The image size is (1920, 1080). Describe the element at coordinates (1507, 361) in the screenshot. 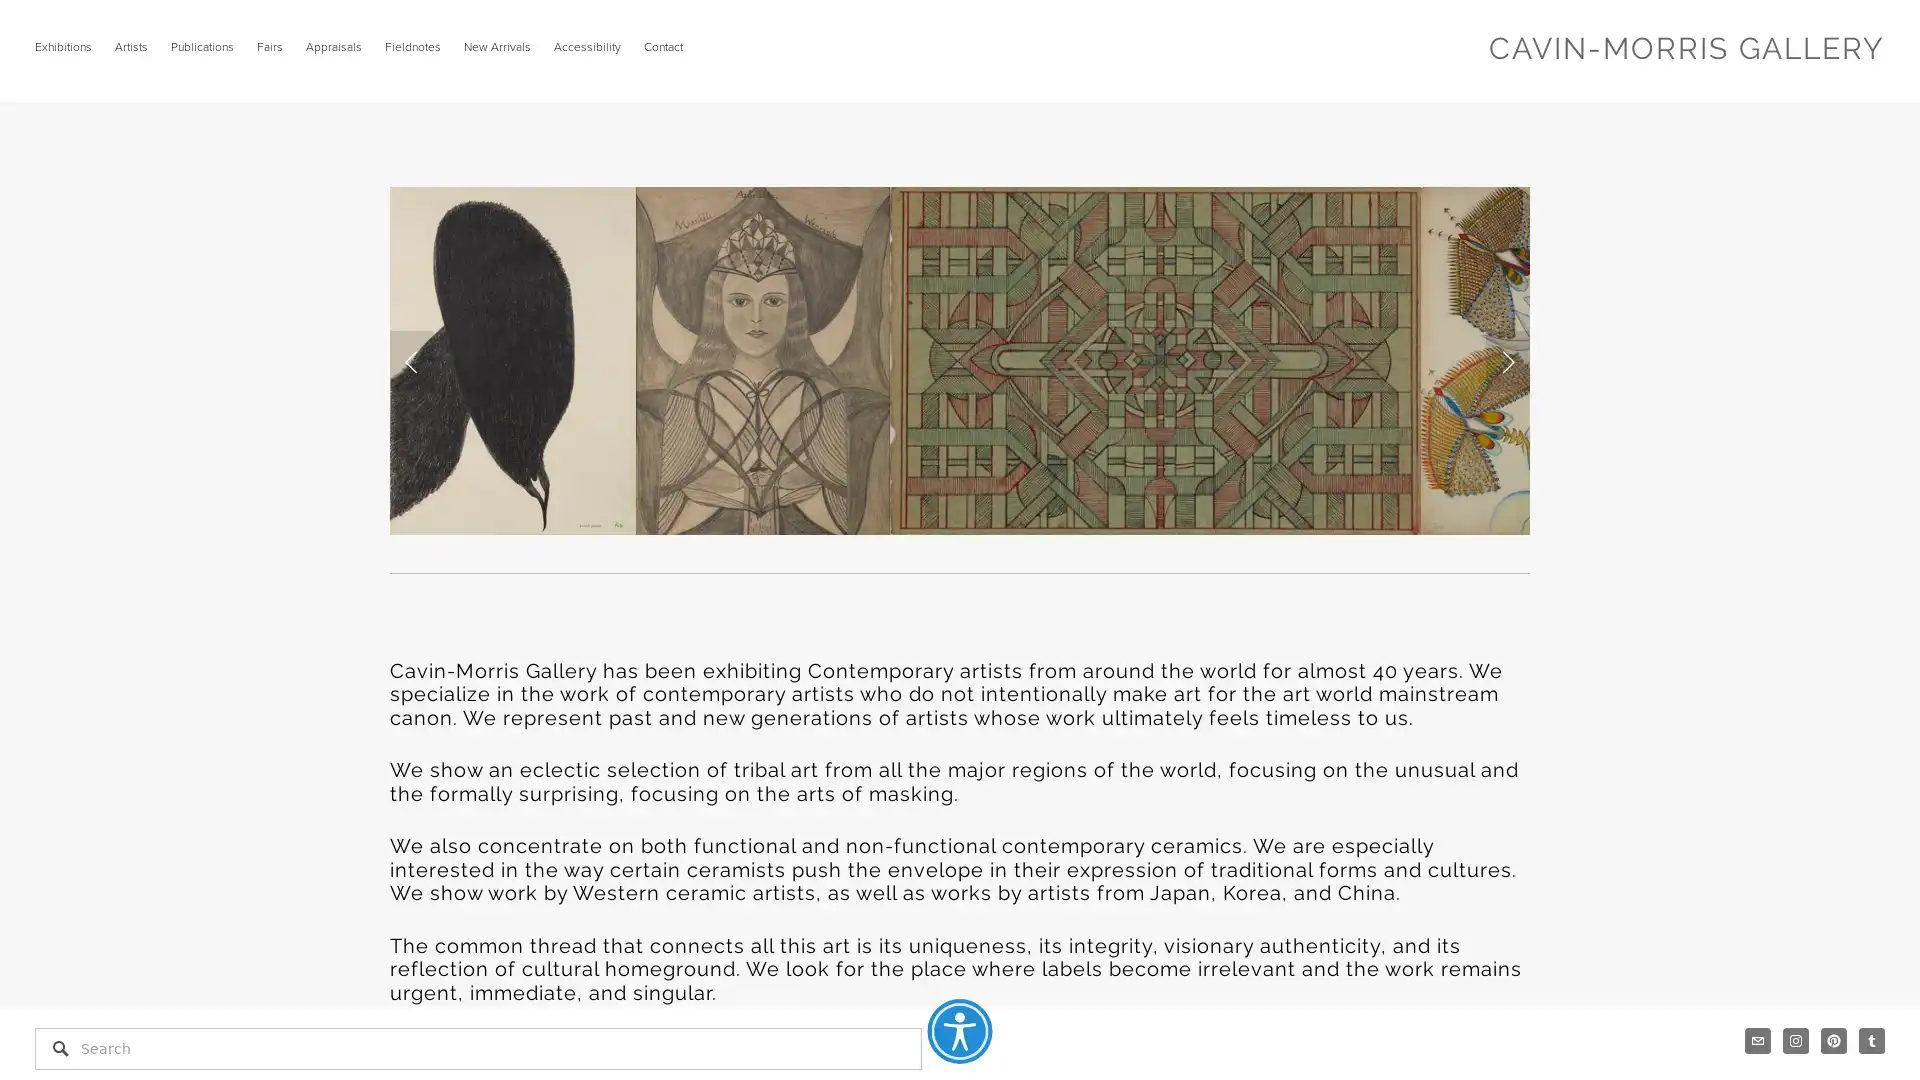

I see `Next Slide` at that location.